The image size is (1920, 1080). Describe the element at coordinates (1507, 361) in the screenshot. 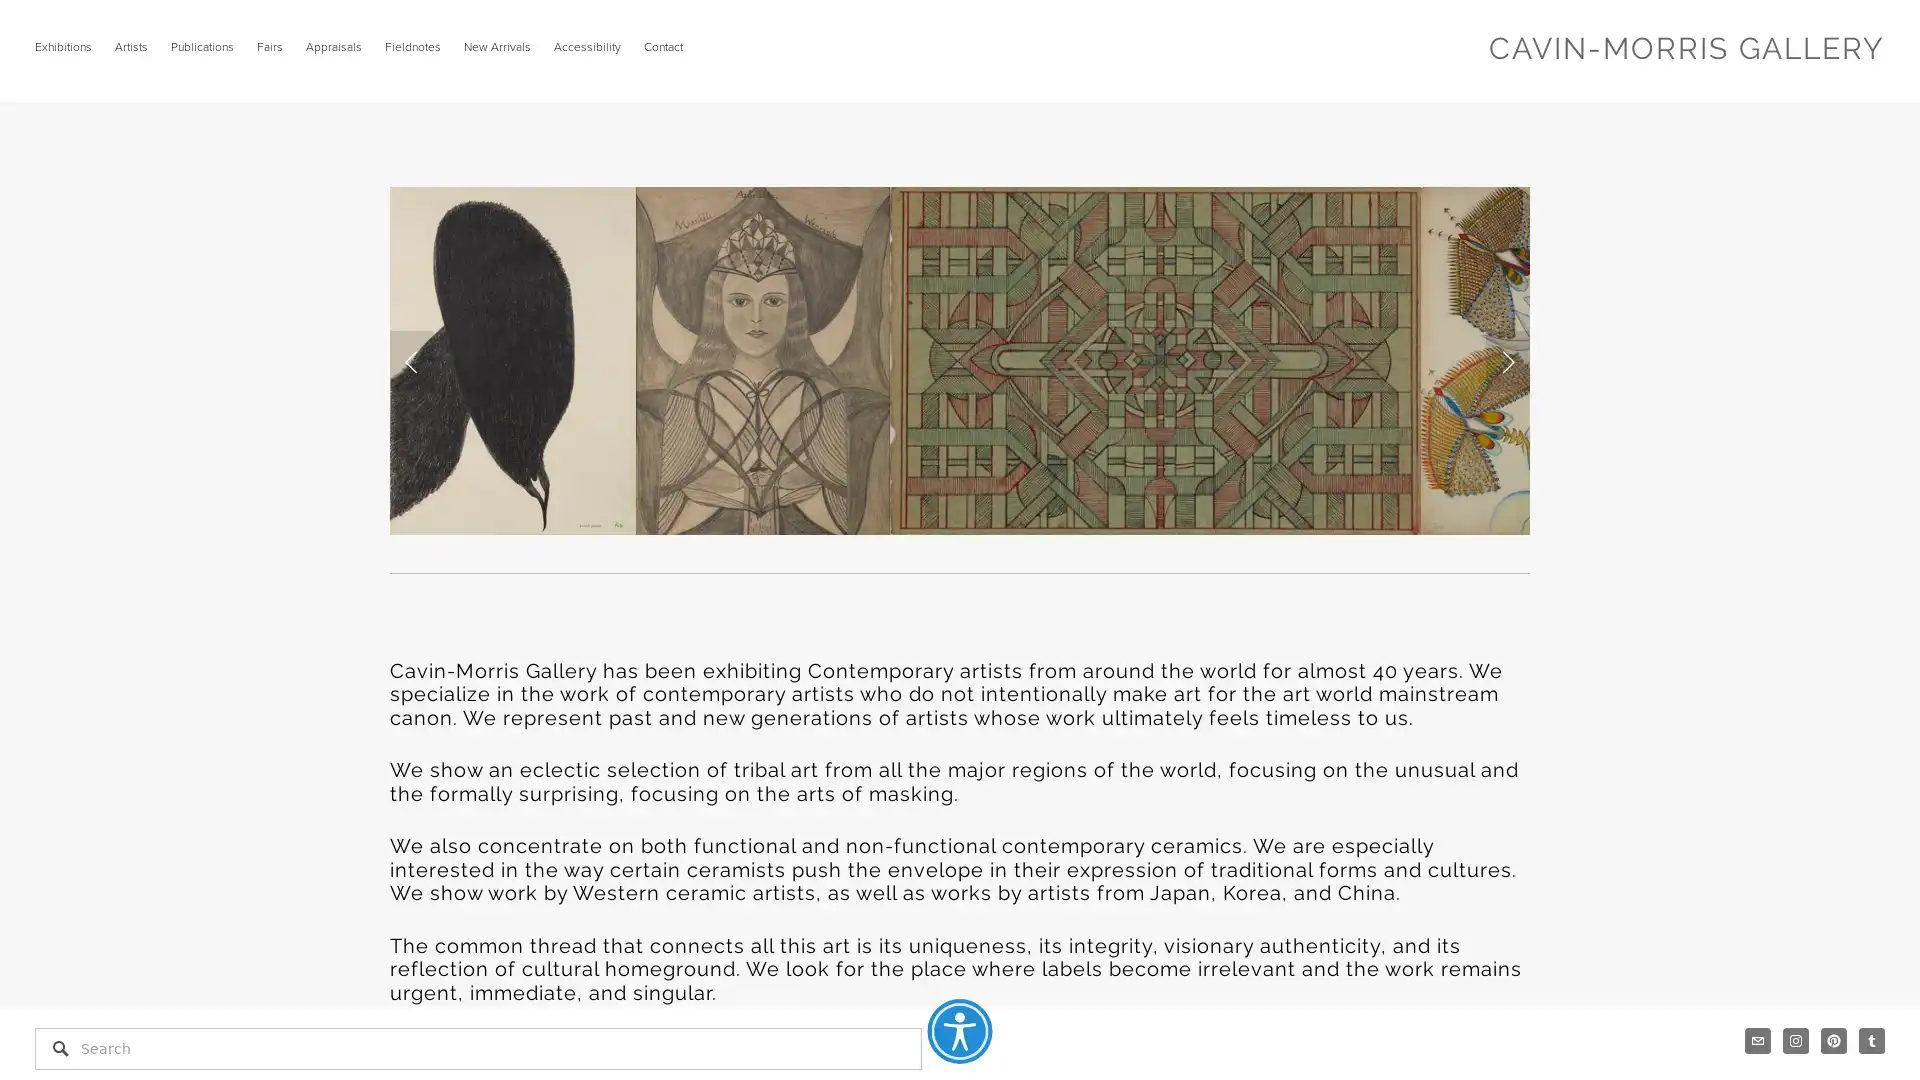

I see `Next Slide` at that location.